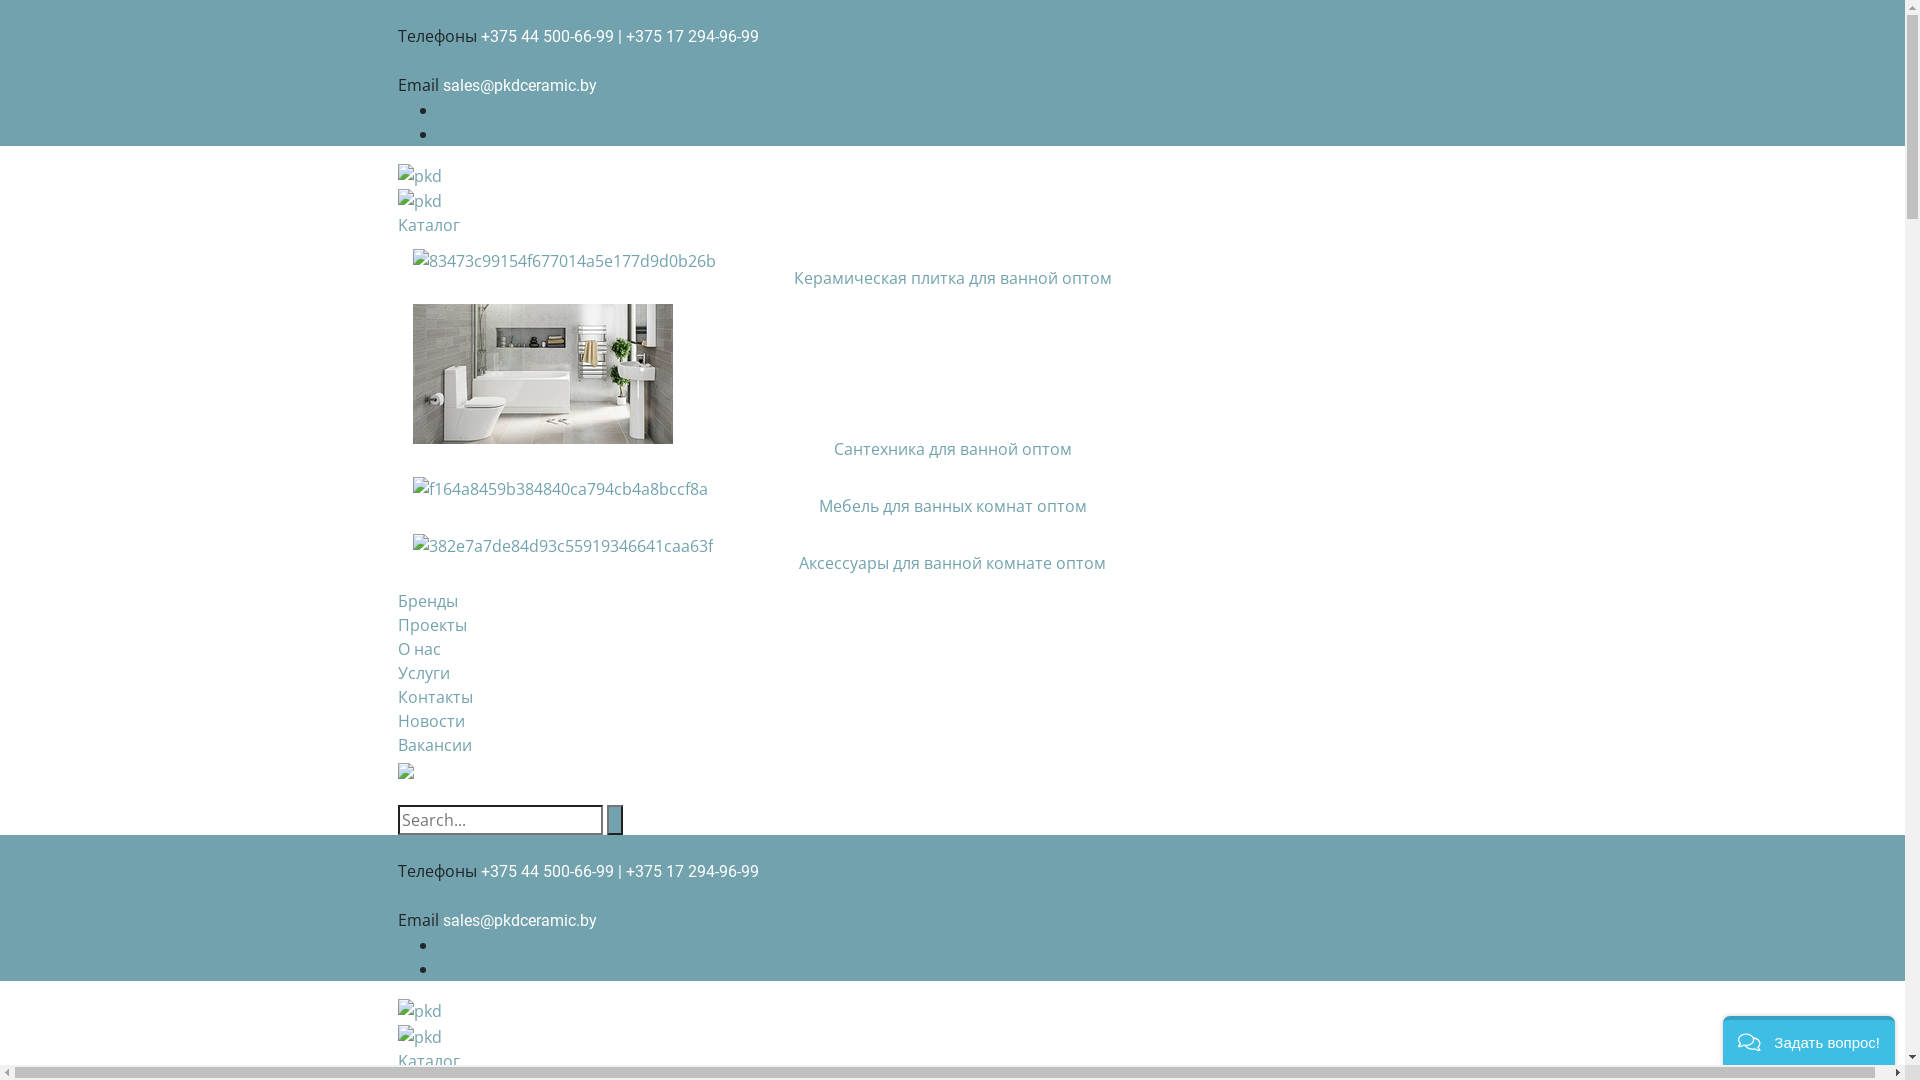 Image resolution: width=1920 pixels, height=1080 pixels. What do you see at coordinates (518, 84) in the screenshot?
I see `'sales@pkdceramic.by'` at bounding box center [518, 84].